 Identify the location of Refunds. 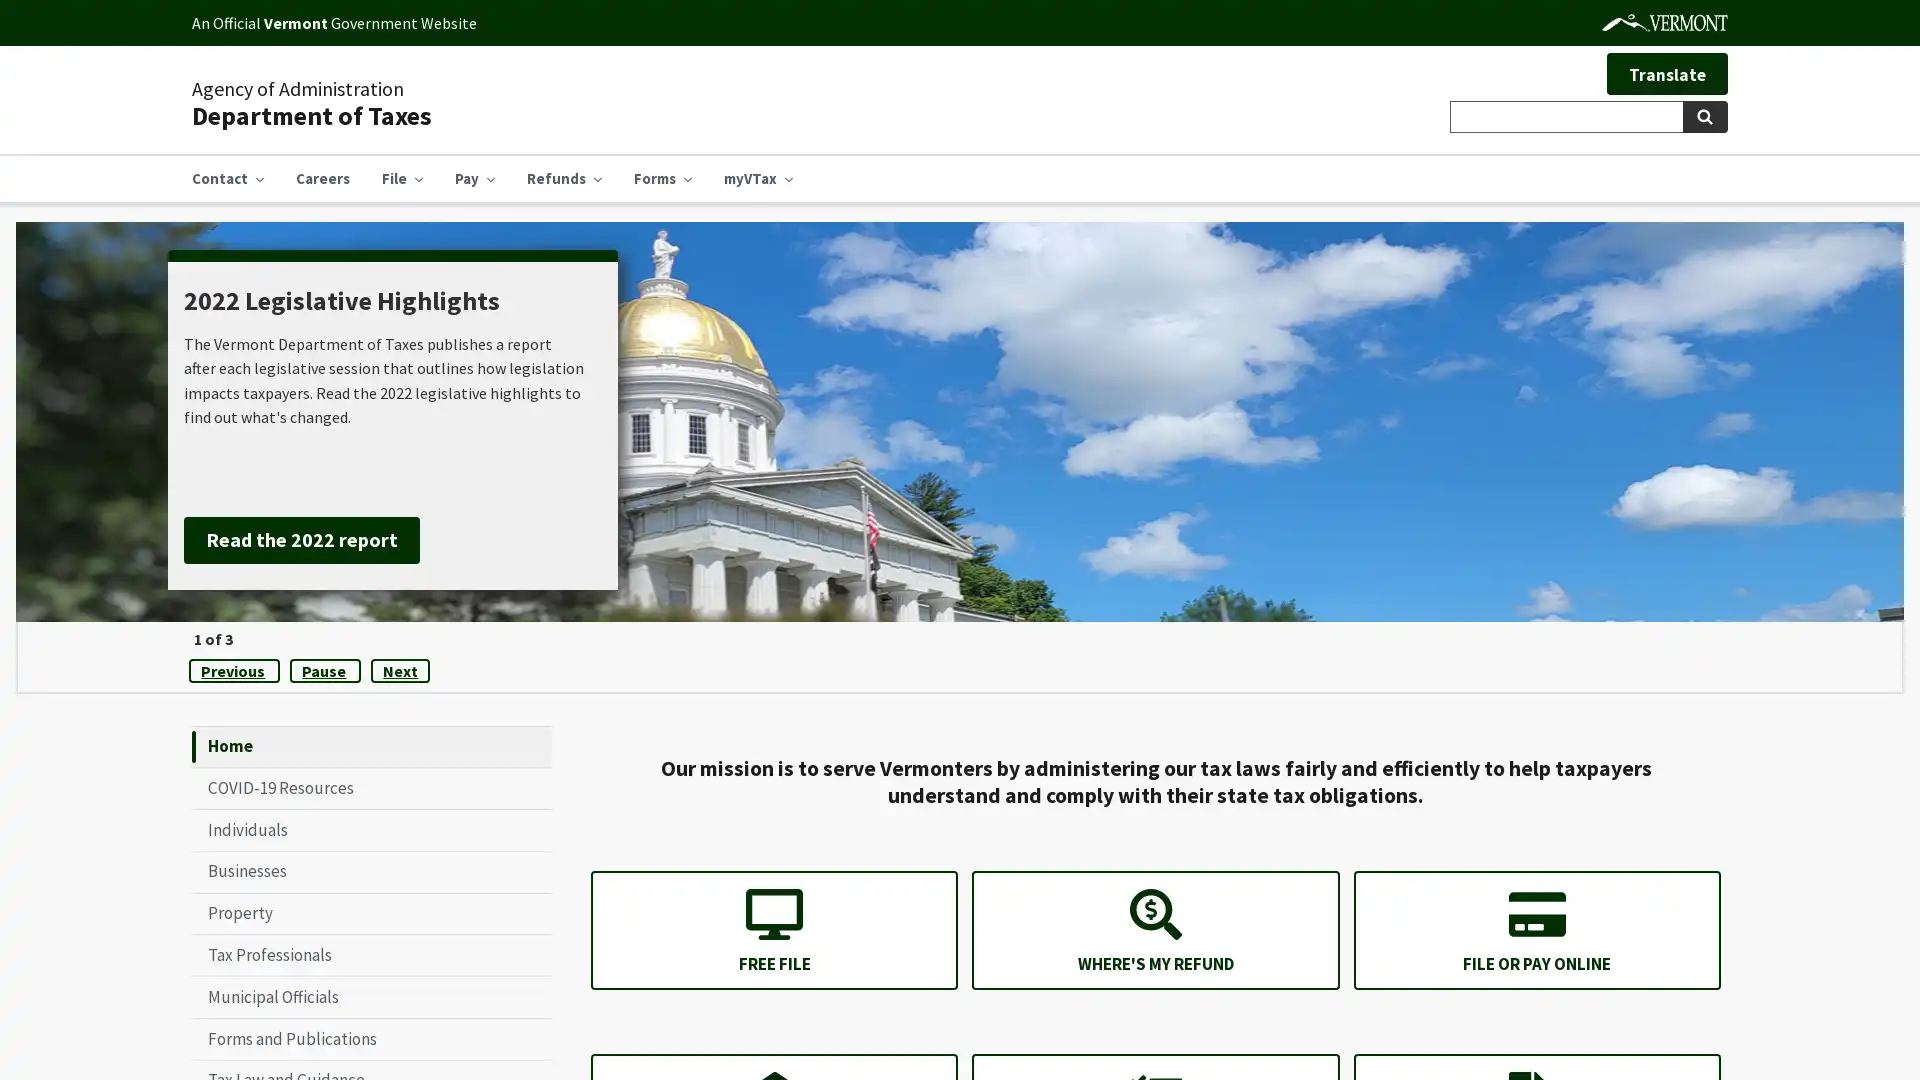
(563, 176).